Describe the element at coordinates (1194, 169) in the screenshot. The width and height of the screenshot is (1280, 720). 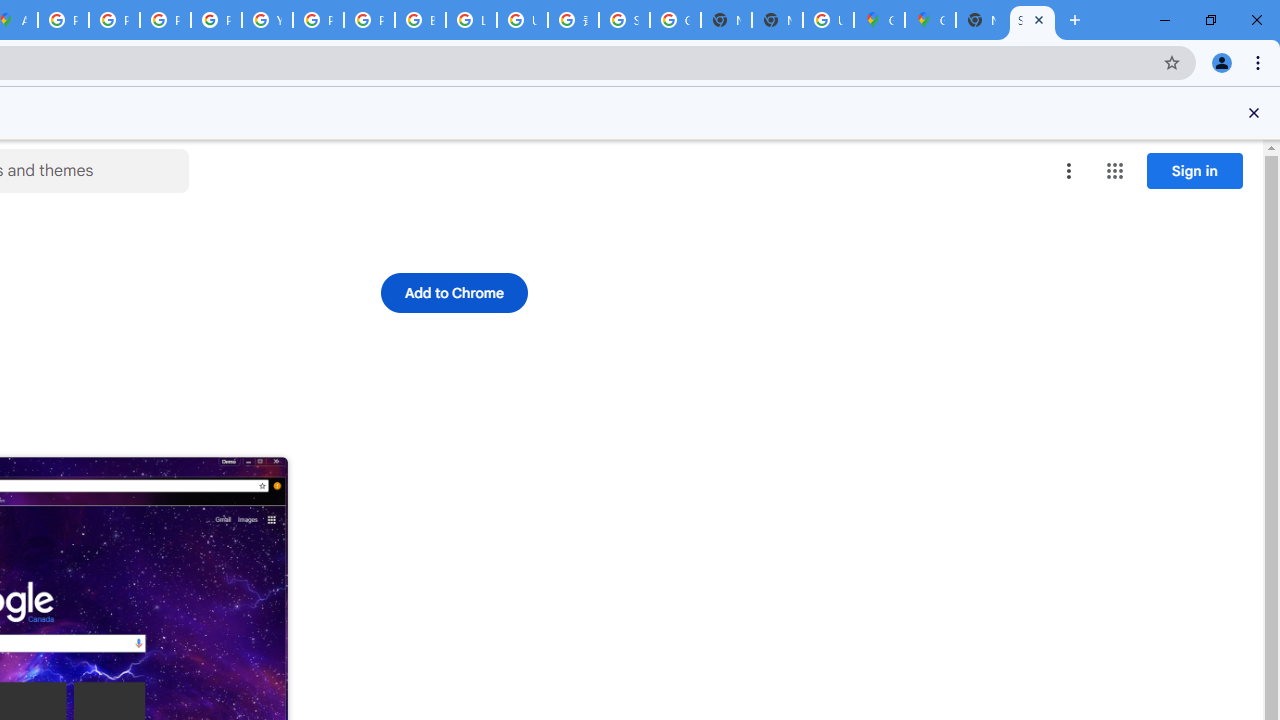
I see `'Sign in'` at that location.